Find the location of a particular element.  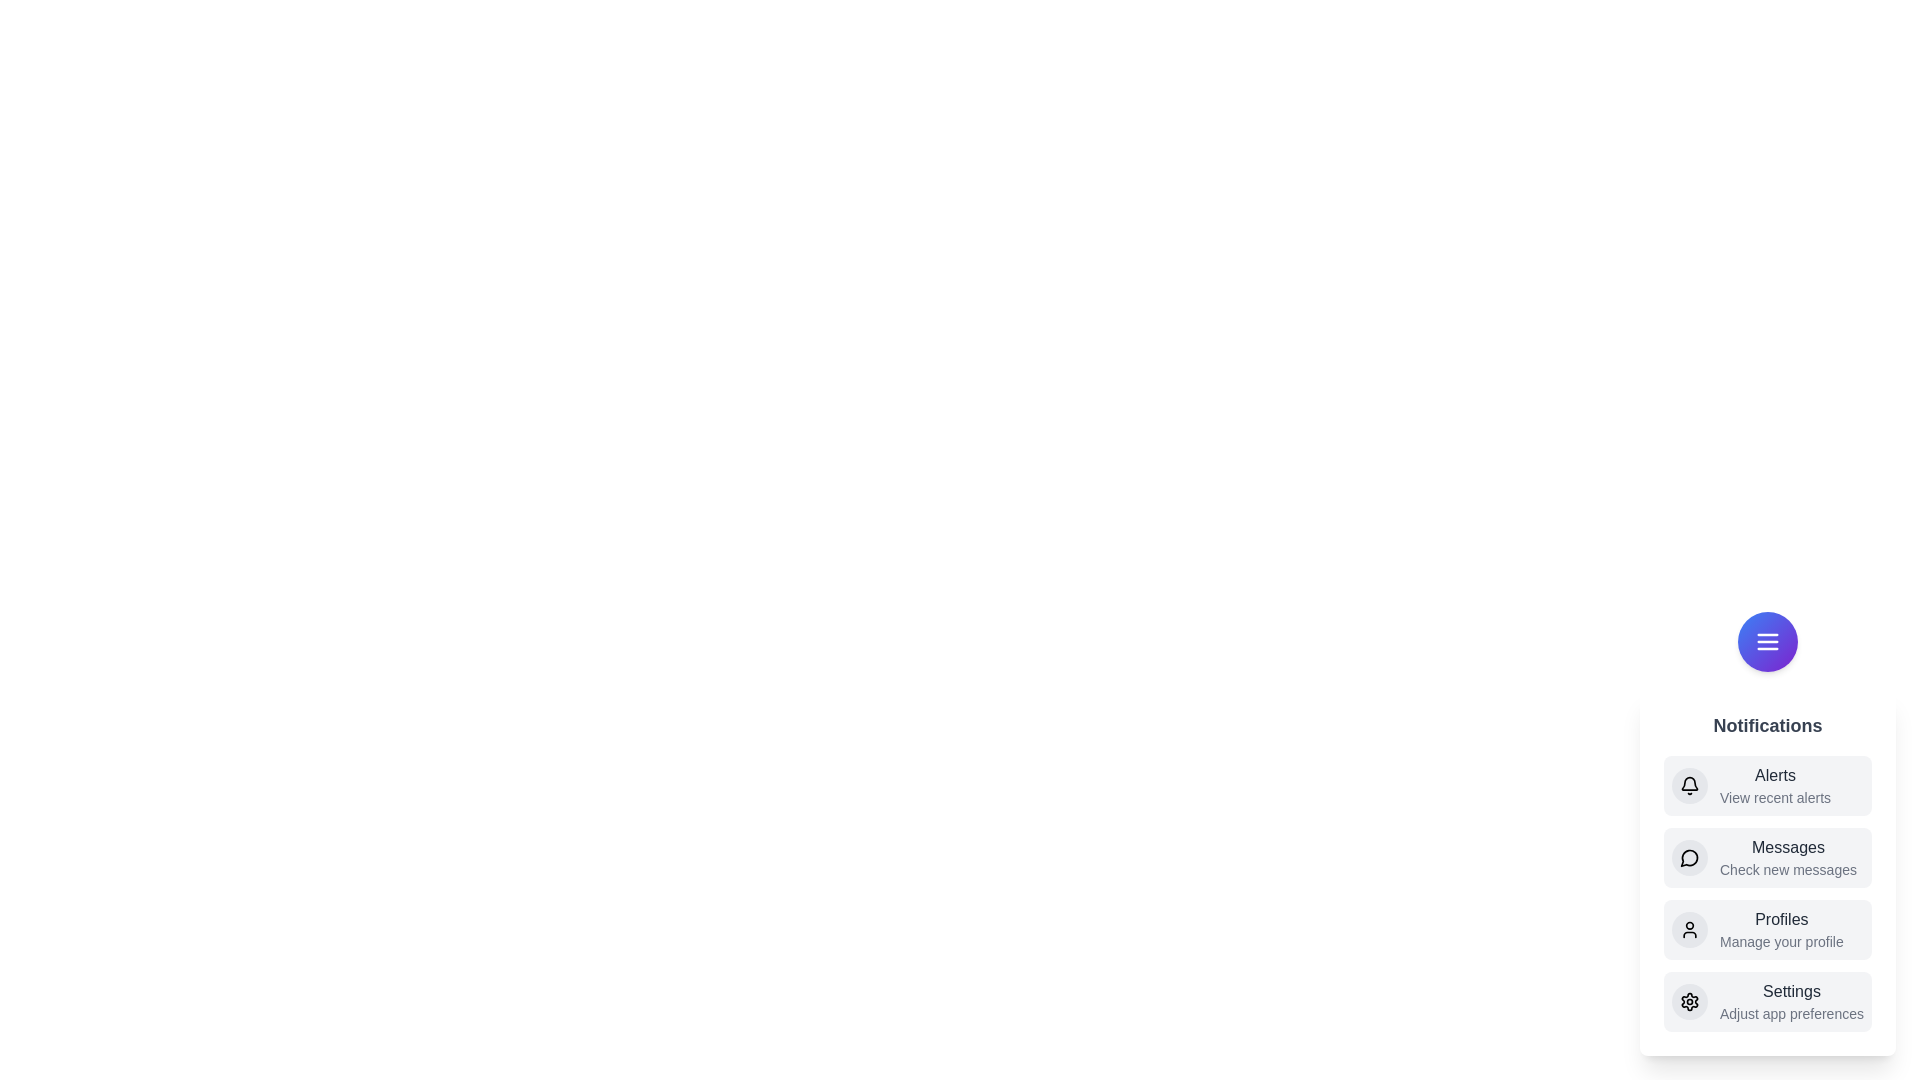

the floating action button to toggle the visibility of the speed dial menu is located at coordinates (1767, 641).